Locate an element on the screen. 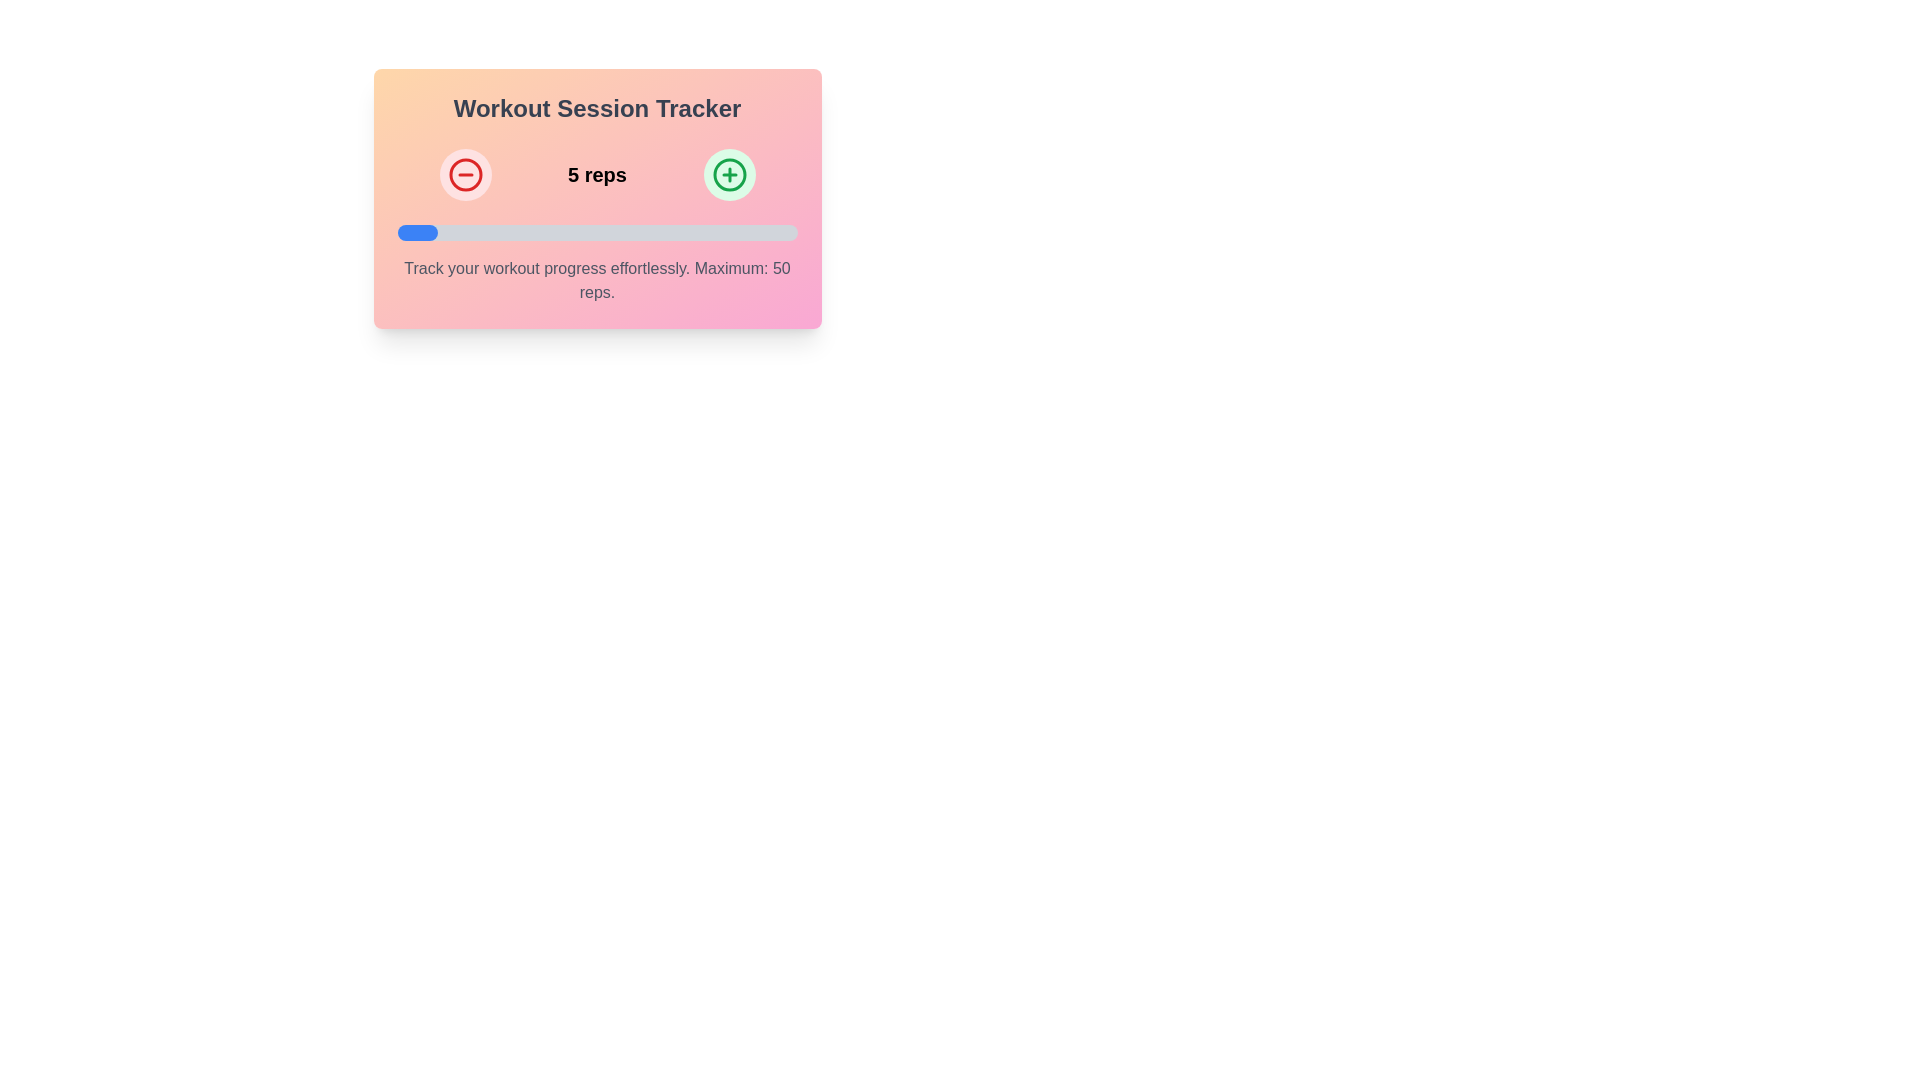 Image resolution: width=1920 pixels, height=1080 pixels. the slider is located at coordinates (421, 231).